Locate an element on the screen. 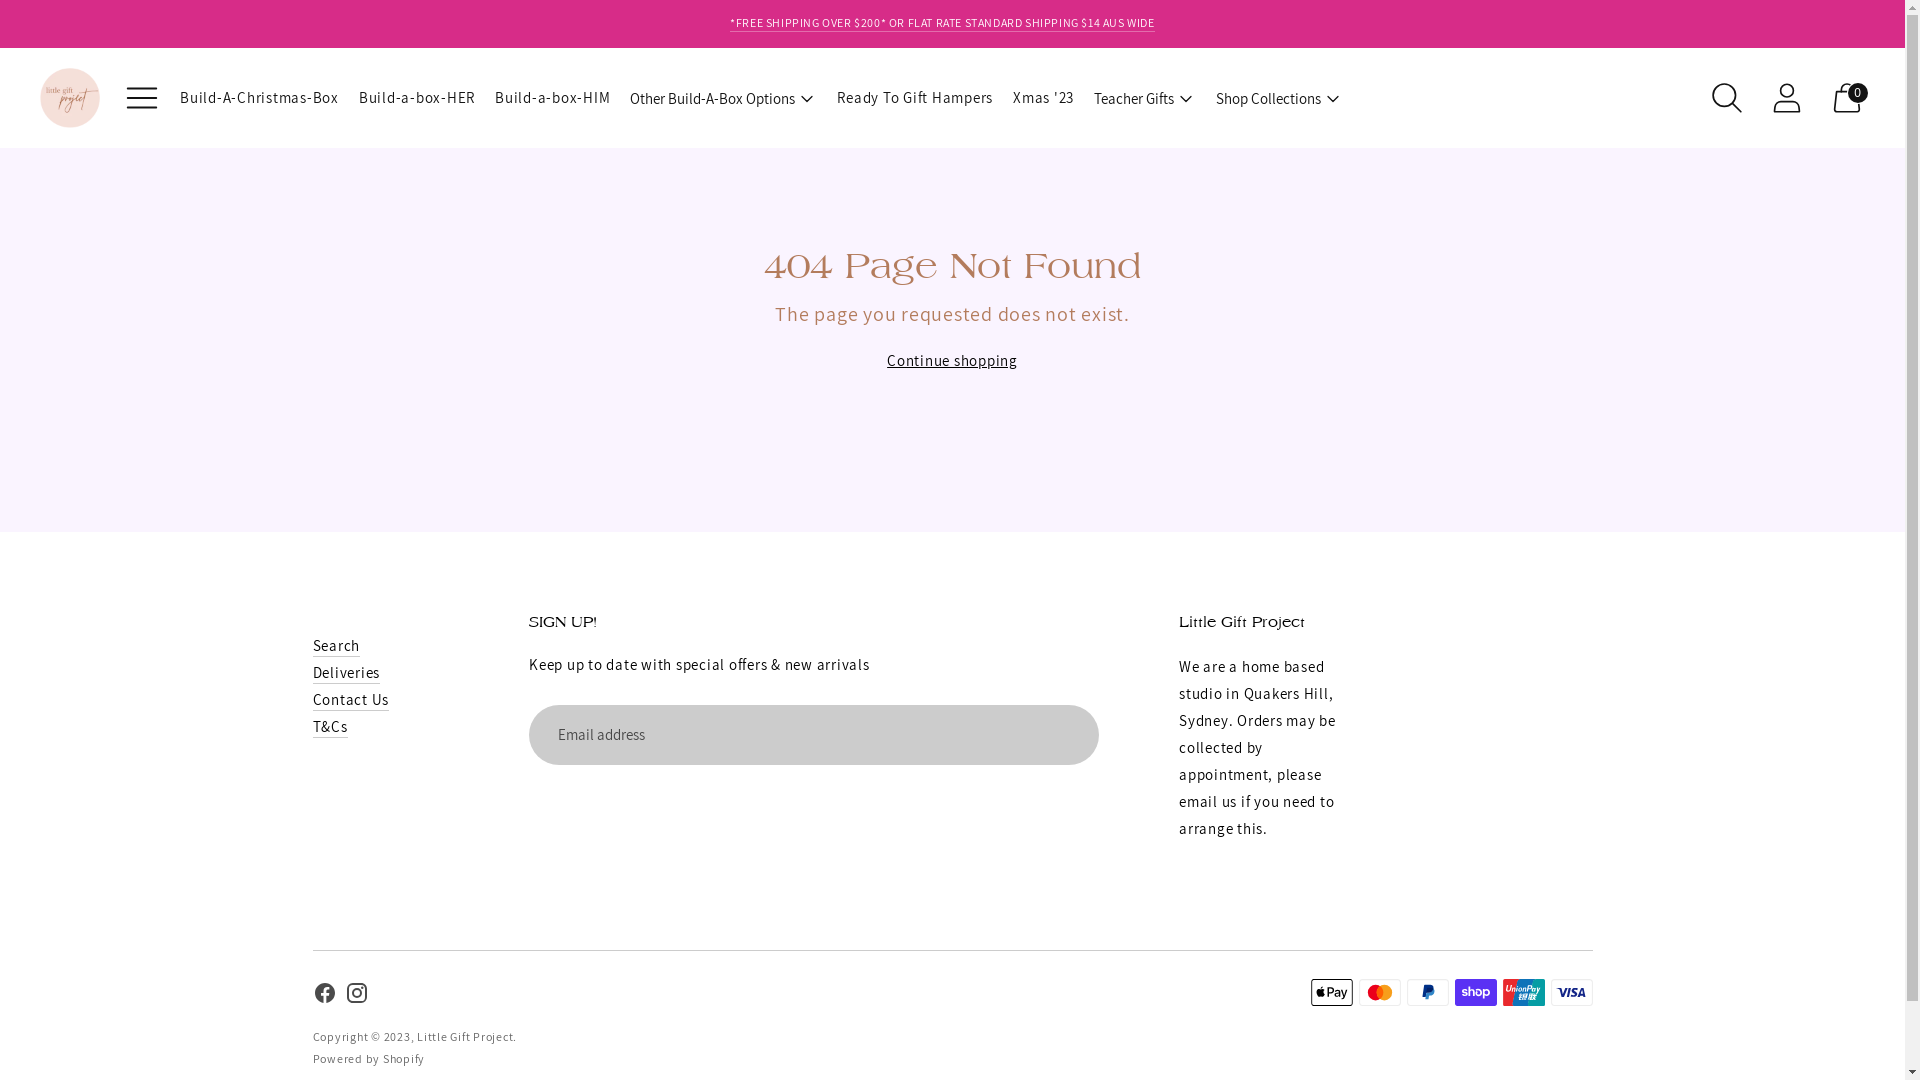 The height and width of the screenshot is (1080, 1920). 'Little Gift Project on Facebook' is located at coordinates (311, 995).